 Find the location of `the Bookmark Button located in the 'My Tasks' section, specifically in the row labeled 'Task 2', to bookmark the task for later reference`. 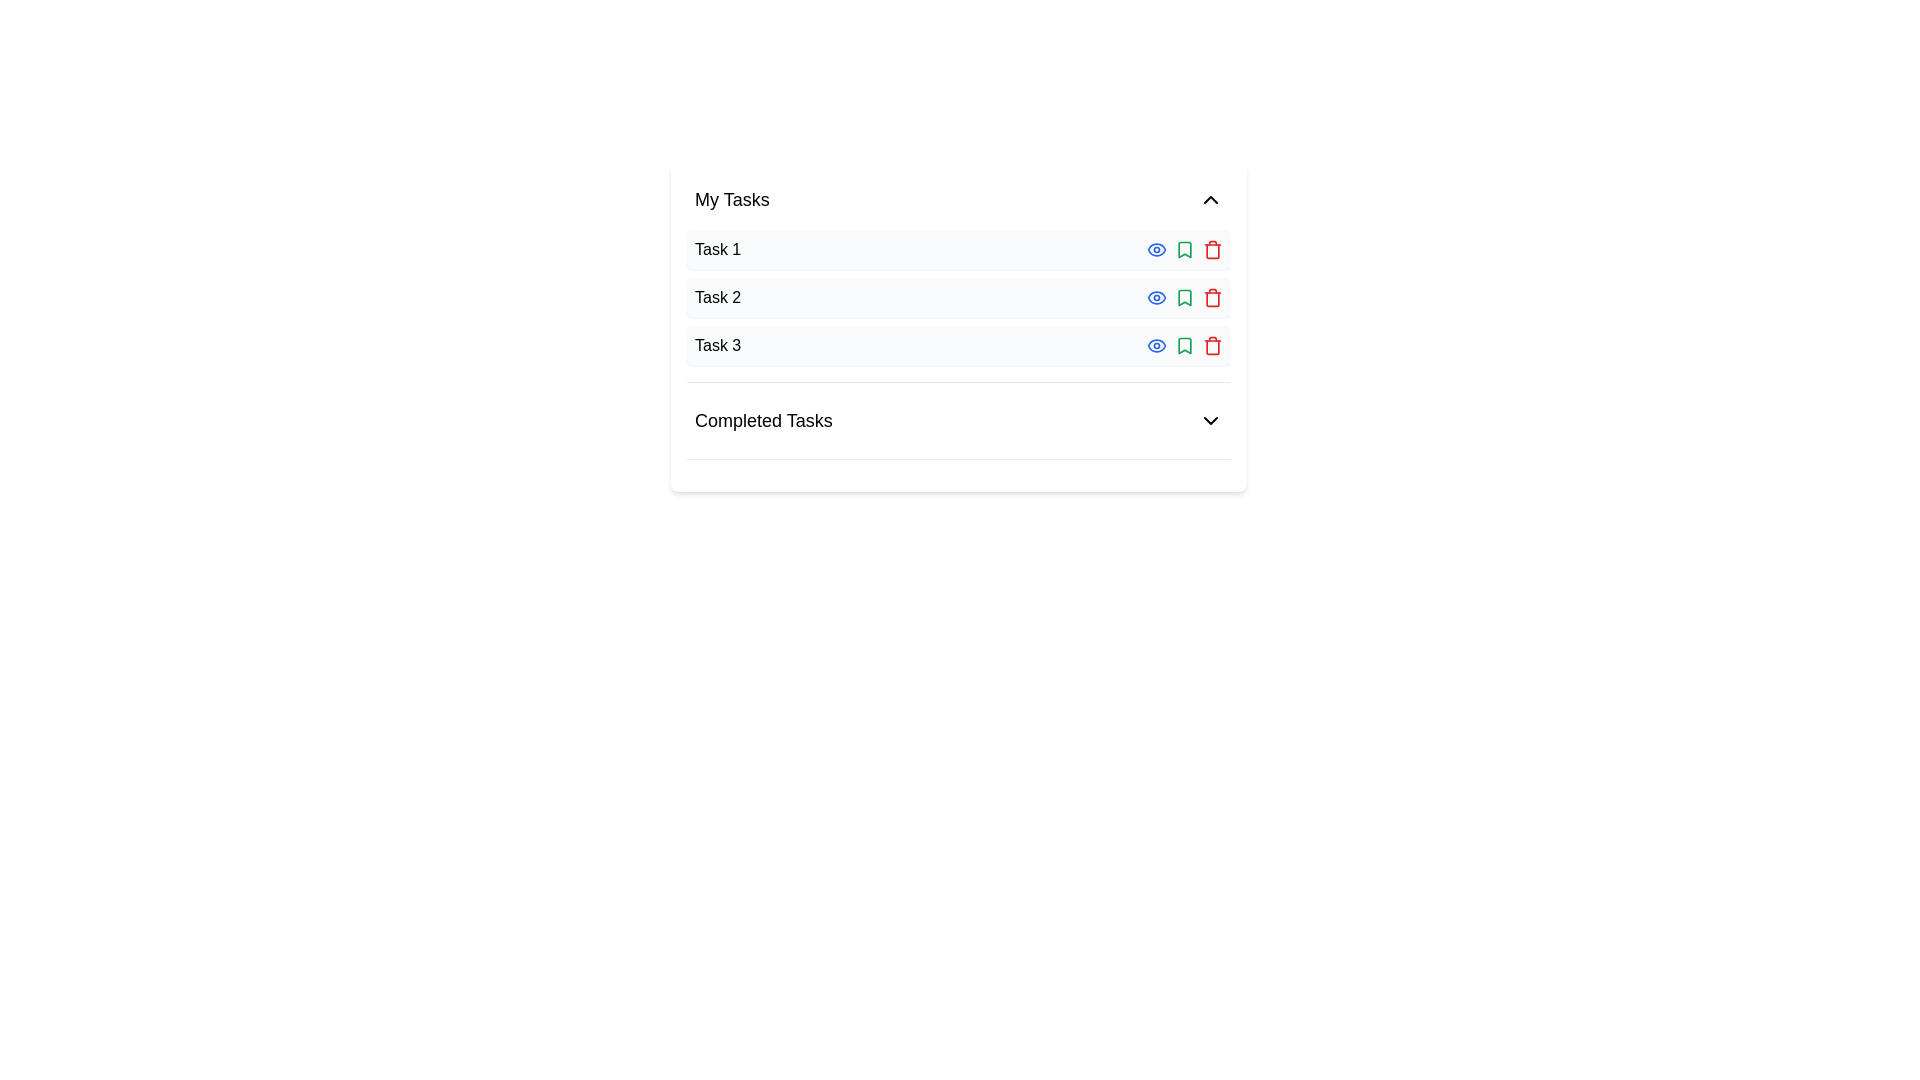

the Bookmark Button located in the 'My Tasks' section, specifically in the row labeled 'Task 2', to bookmark the task for later reference is located at coordinates (1185, 297).